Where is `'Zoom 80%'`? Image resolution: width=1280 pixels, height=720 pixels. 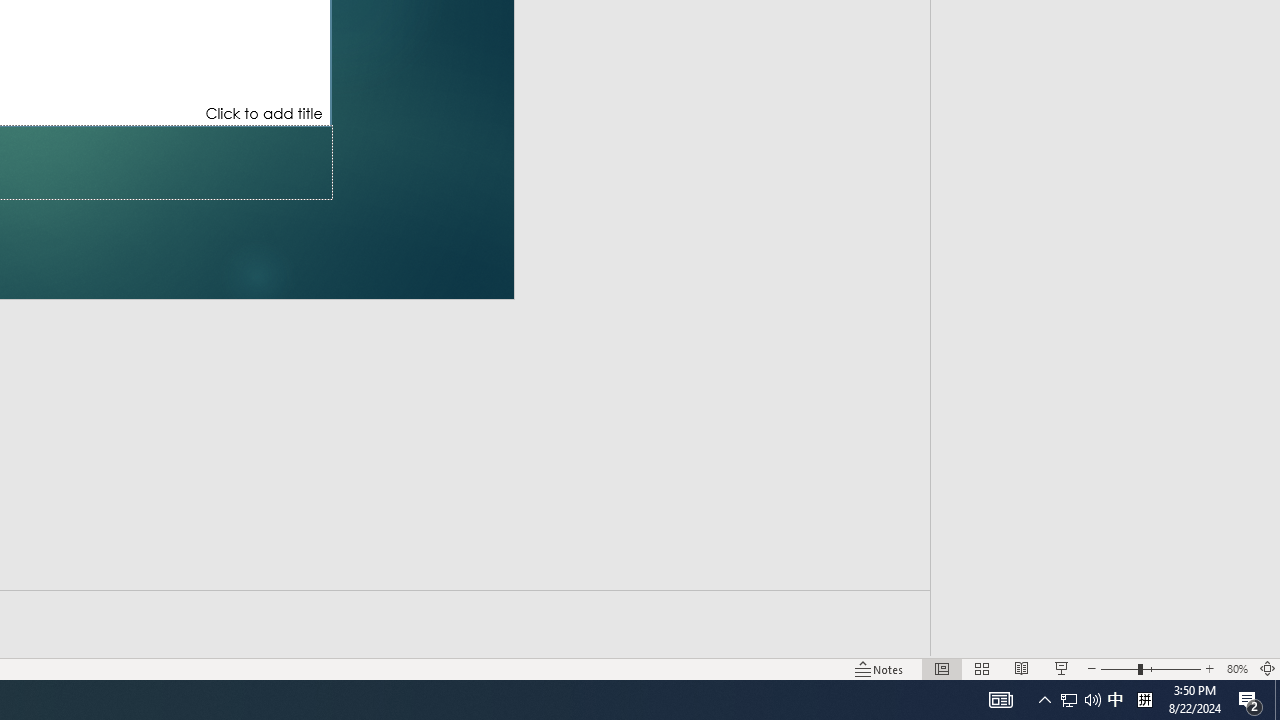
'Zoom 80%' is located at coordinates (1236, 669).